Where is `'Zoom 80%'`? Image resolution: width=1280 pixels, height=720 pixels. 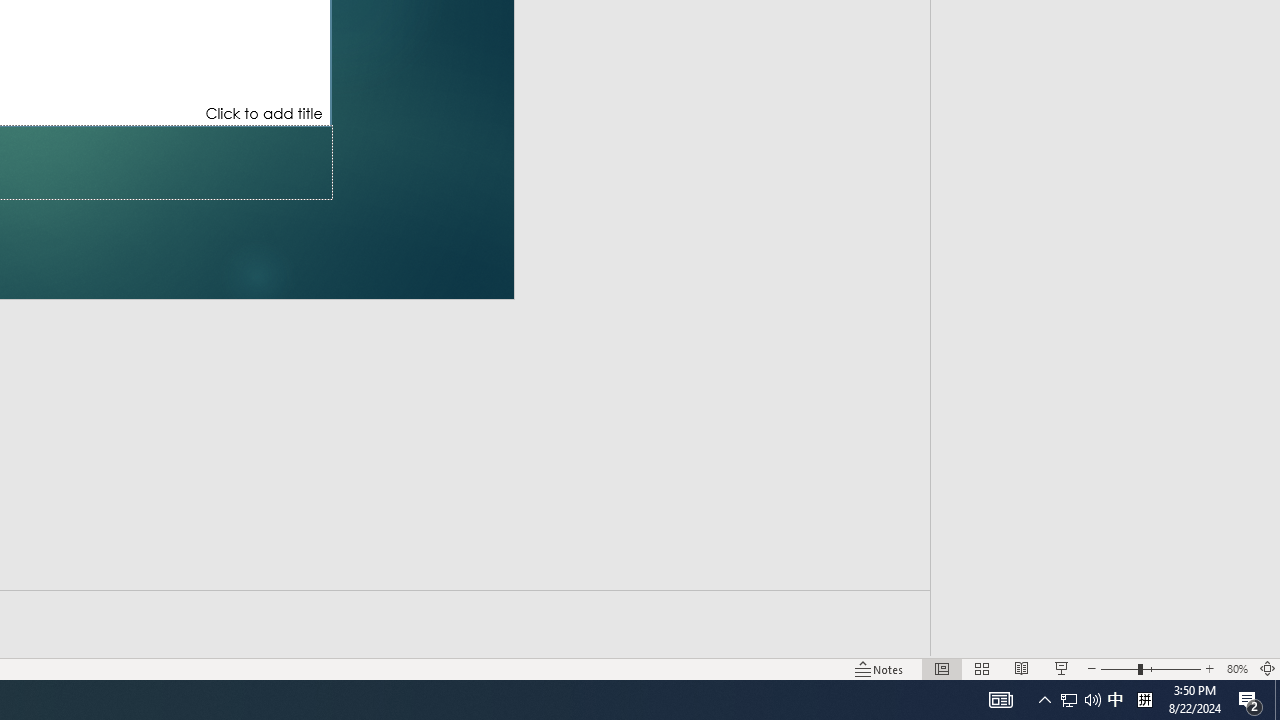
'Zoom 80%' is located at coordinates (1236, 669).